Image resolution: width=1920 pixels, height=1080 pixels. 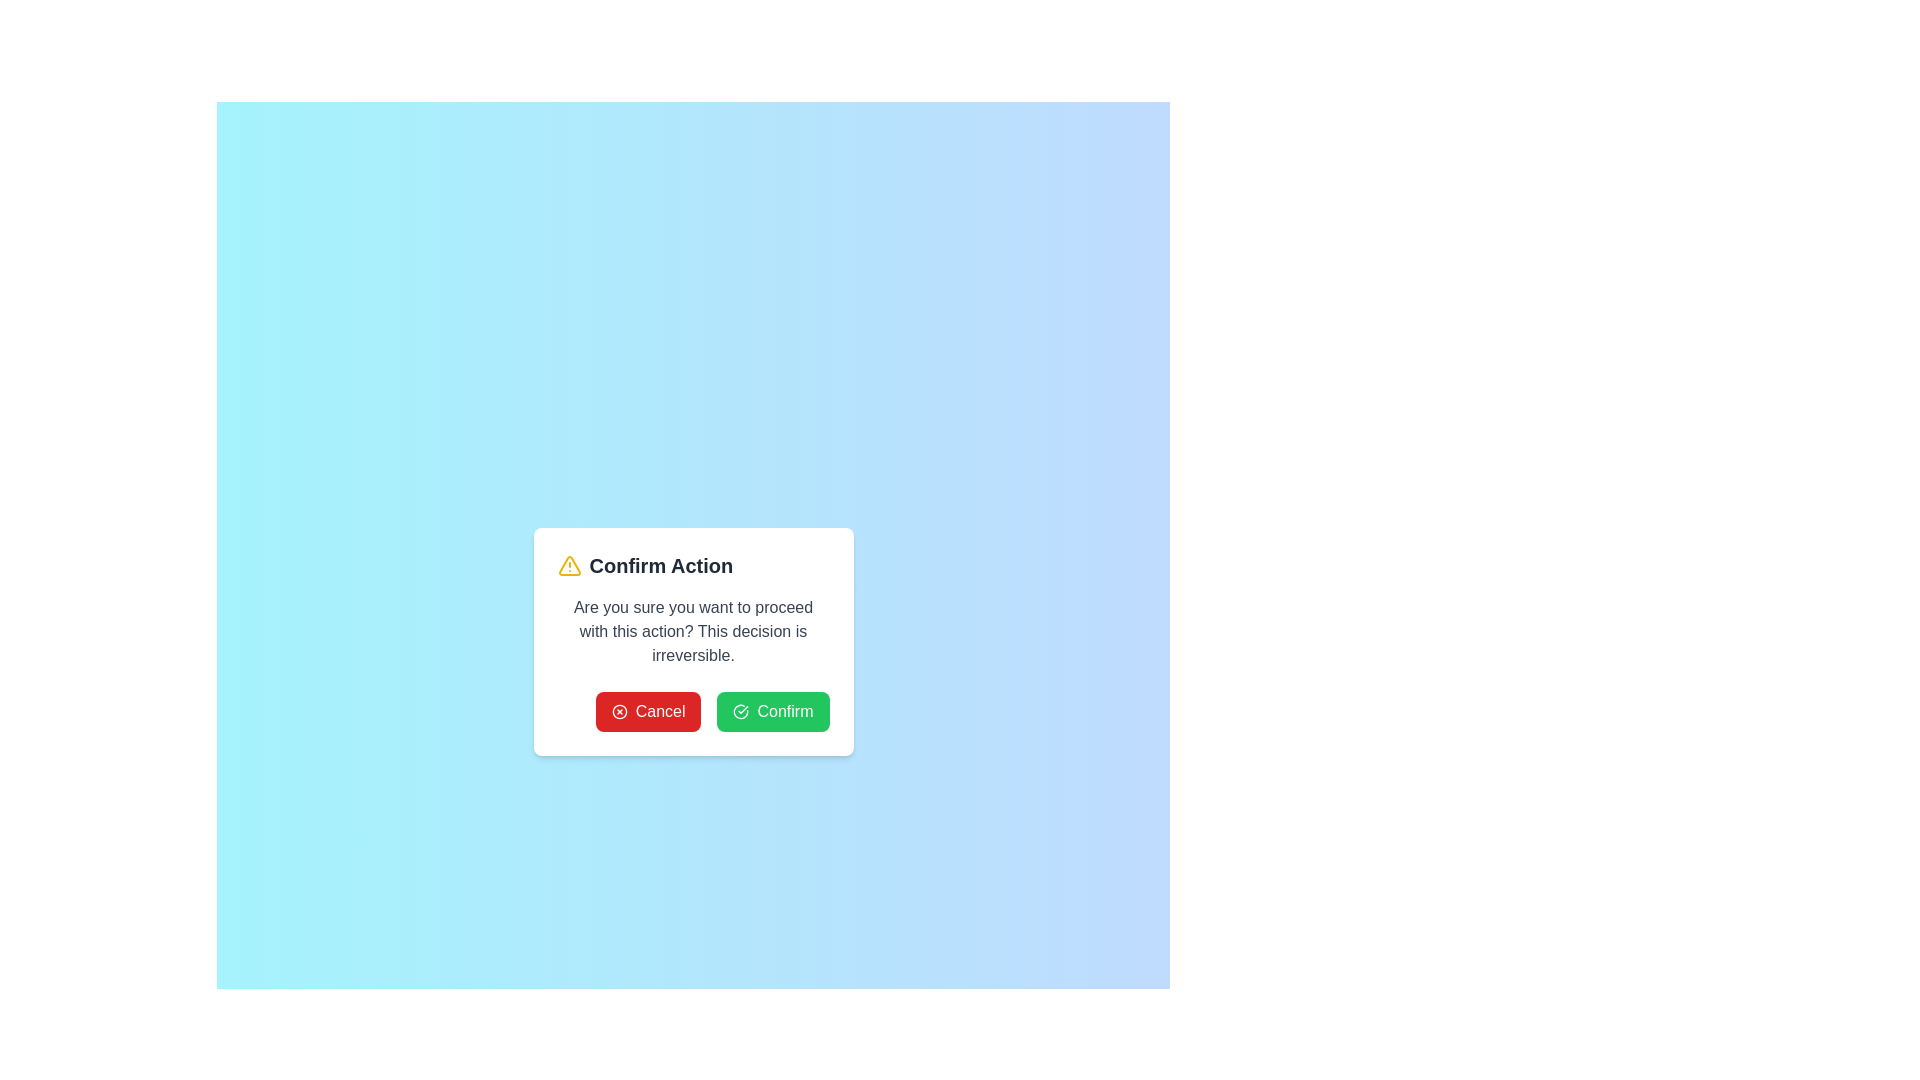 What do you see at coordinates (661, 566) in the screenshot?
I see `the confirmation dialog's heading text label, which indicates the action the user is about to confirm, positioned to the right of the warning icon` at bounding box center [661, 566].